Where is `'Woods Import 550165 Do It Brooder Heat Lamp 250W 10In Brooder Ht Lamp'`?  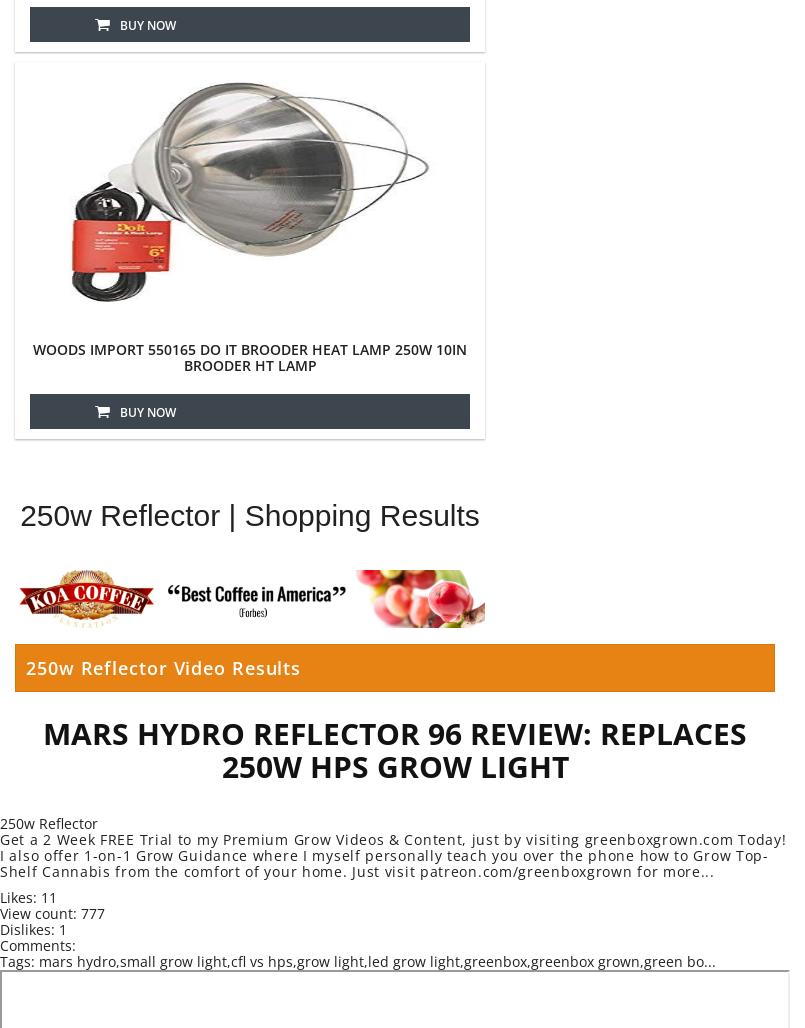 'Woods Import 550165 Do It Brooder Heat Lamp 250W 10In Brooder Ht Lamp' is located at coordinates (250, 356).